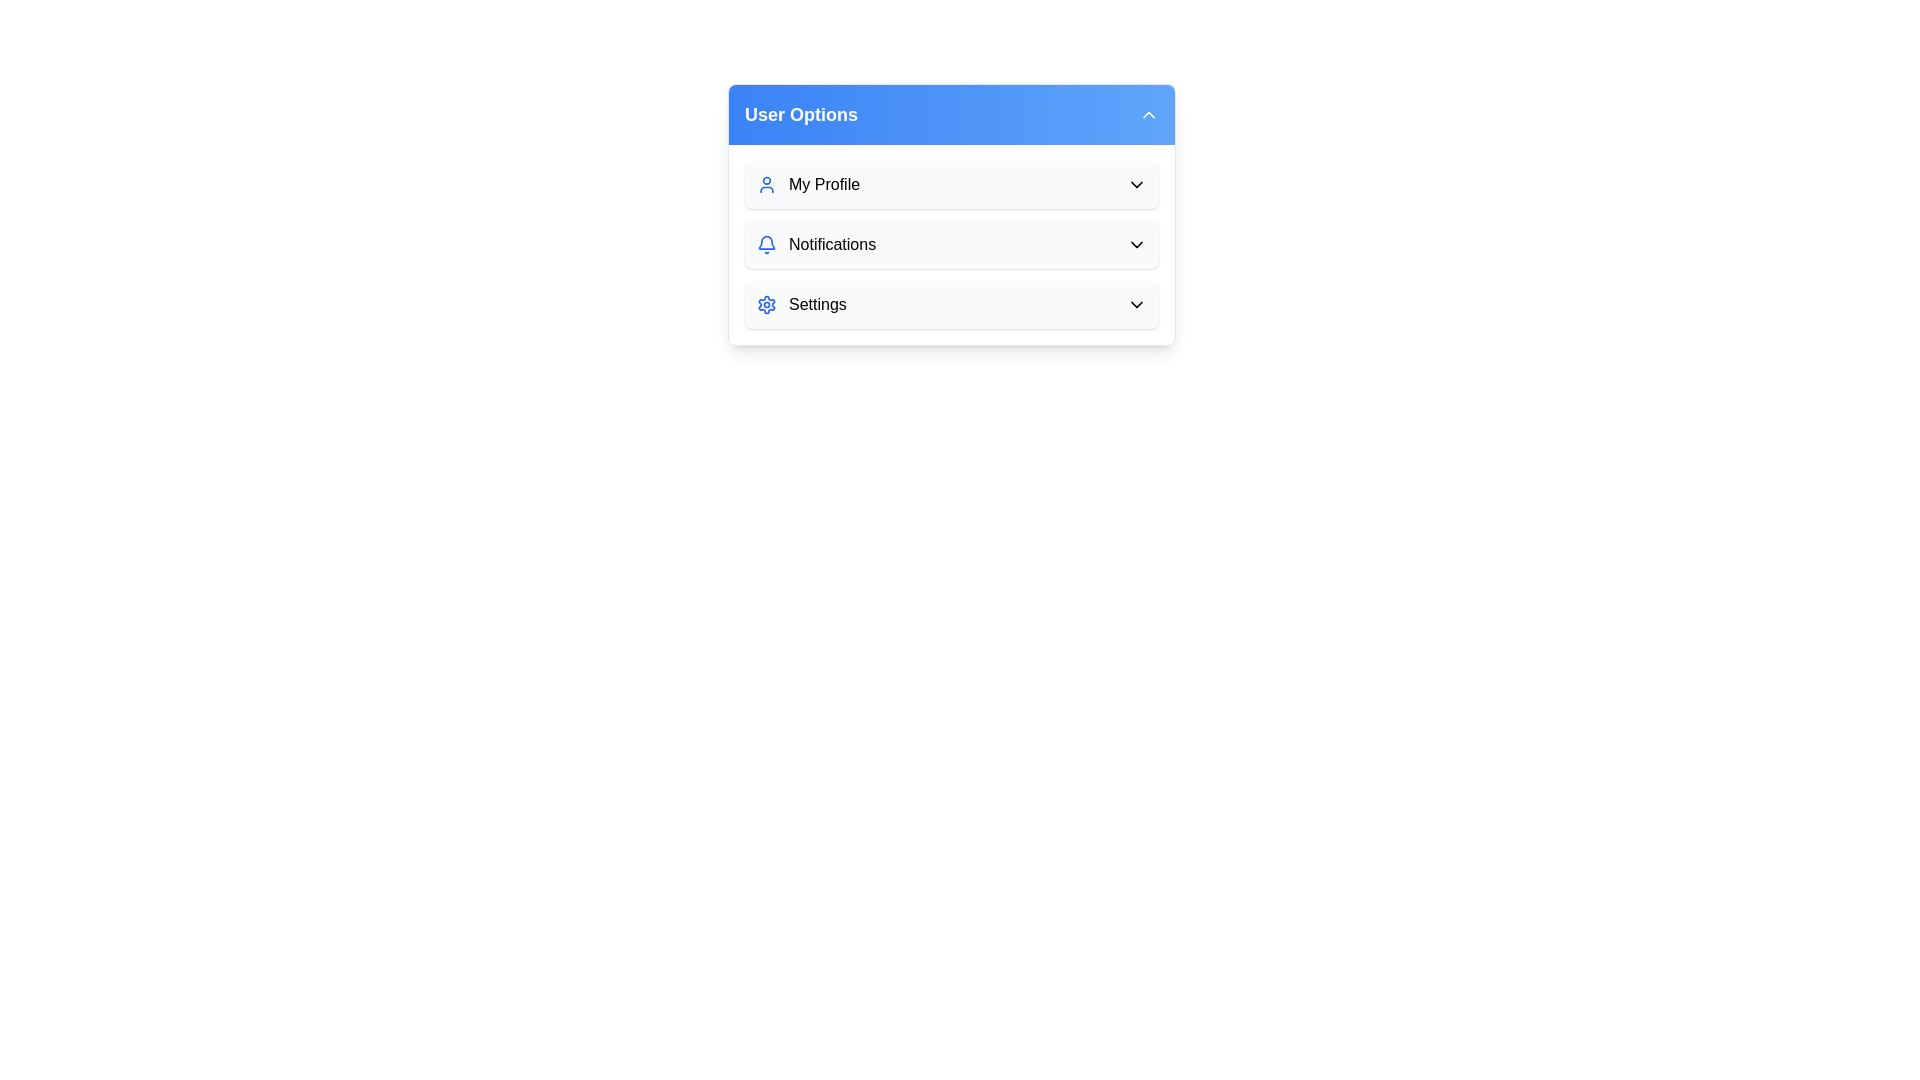 The height and width of the screenshot is (1080, 1920). What do you see at coordinates (766, 304) in the screenshot?
I see `the settings icon located at the bottom of the 'User Options' panel, which is the first item in a horizontal grouping followed by the text 'Settings'` at bounding box center [766, 304].